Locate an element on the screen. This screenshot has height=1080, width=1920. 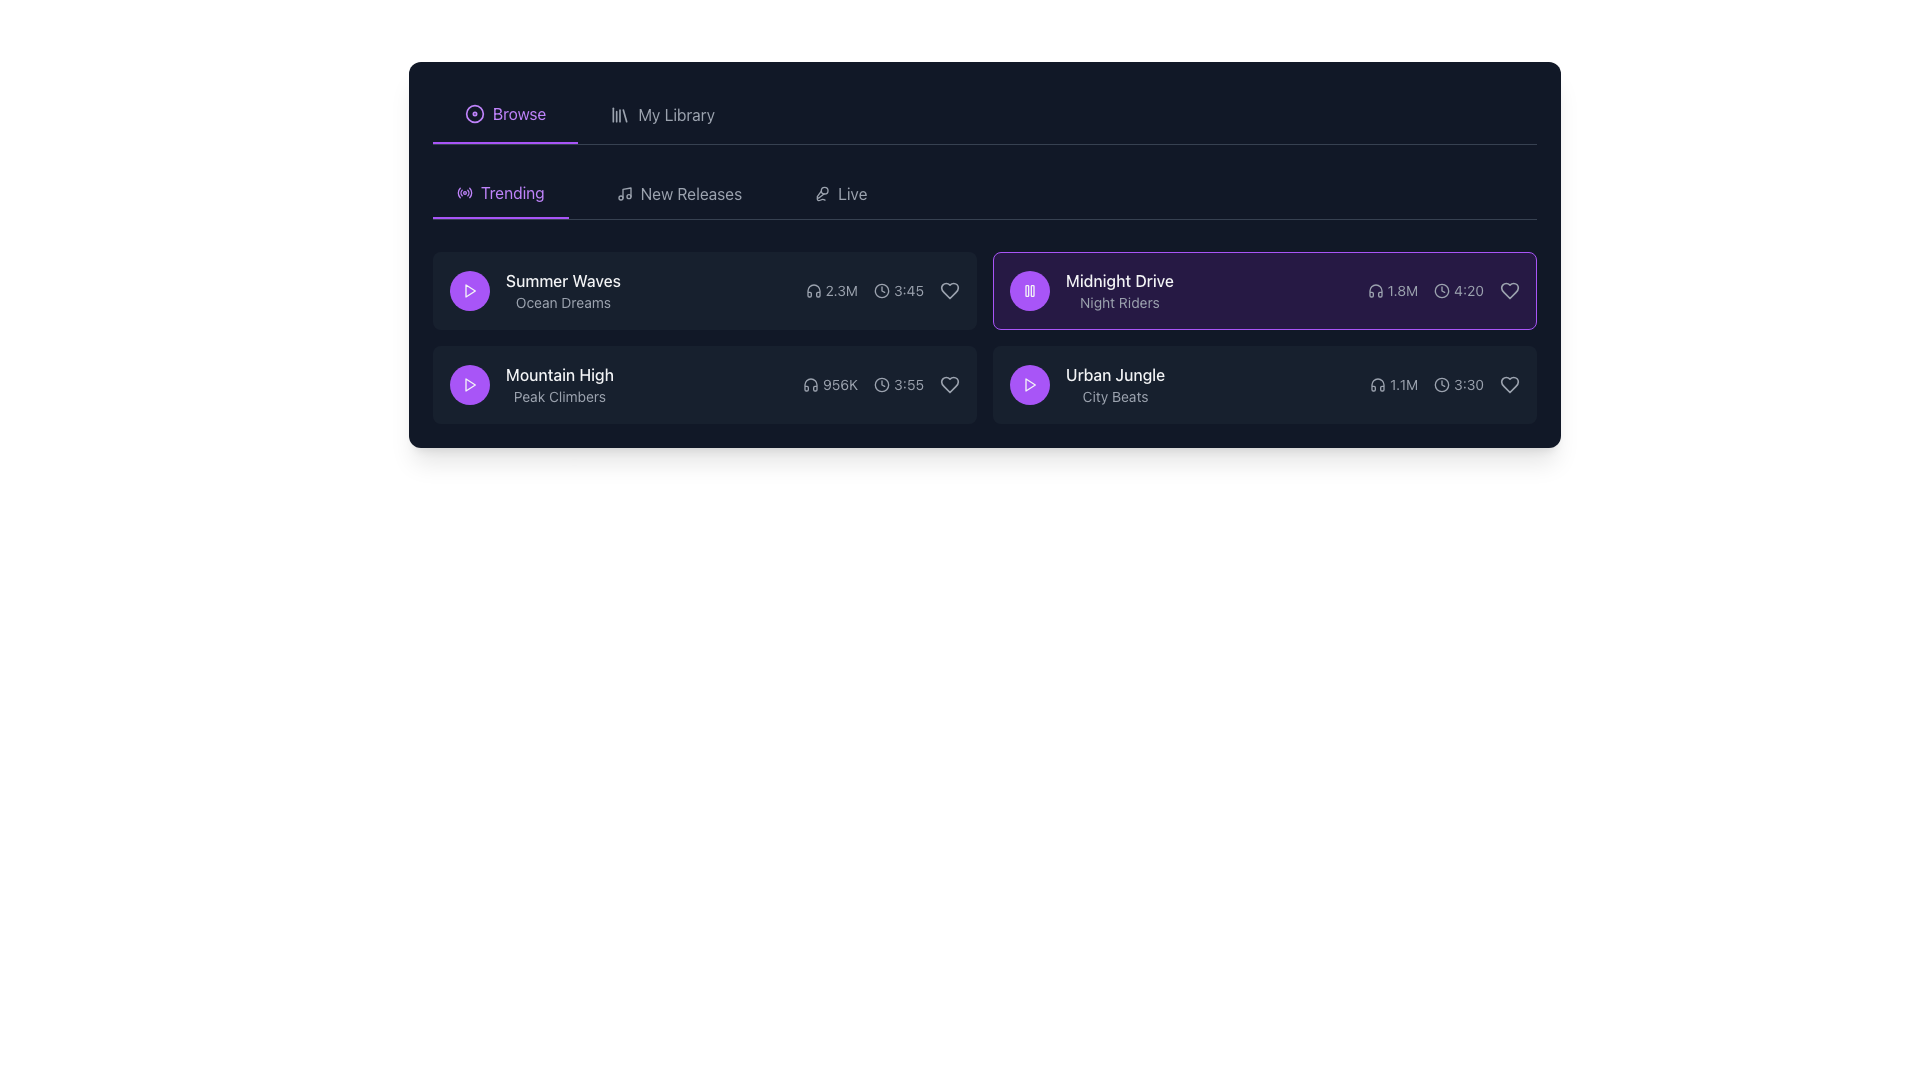
the heart icon button element for the item 'Mountain High' by 'Peak Climbers' is located at coordinates (949, 385).